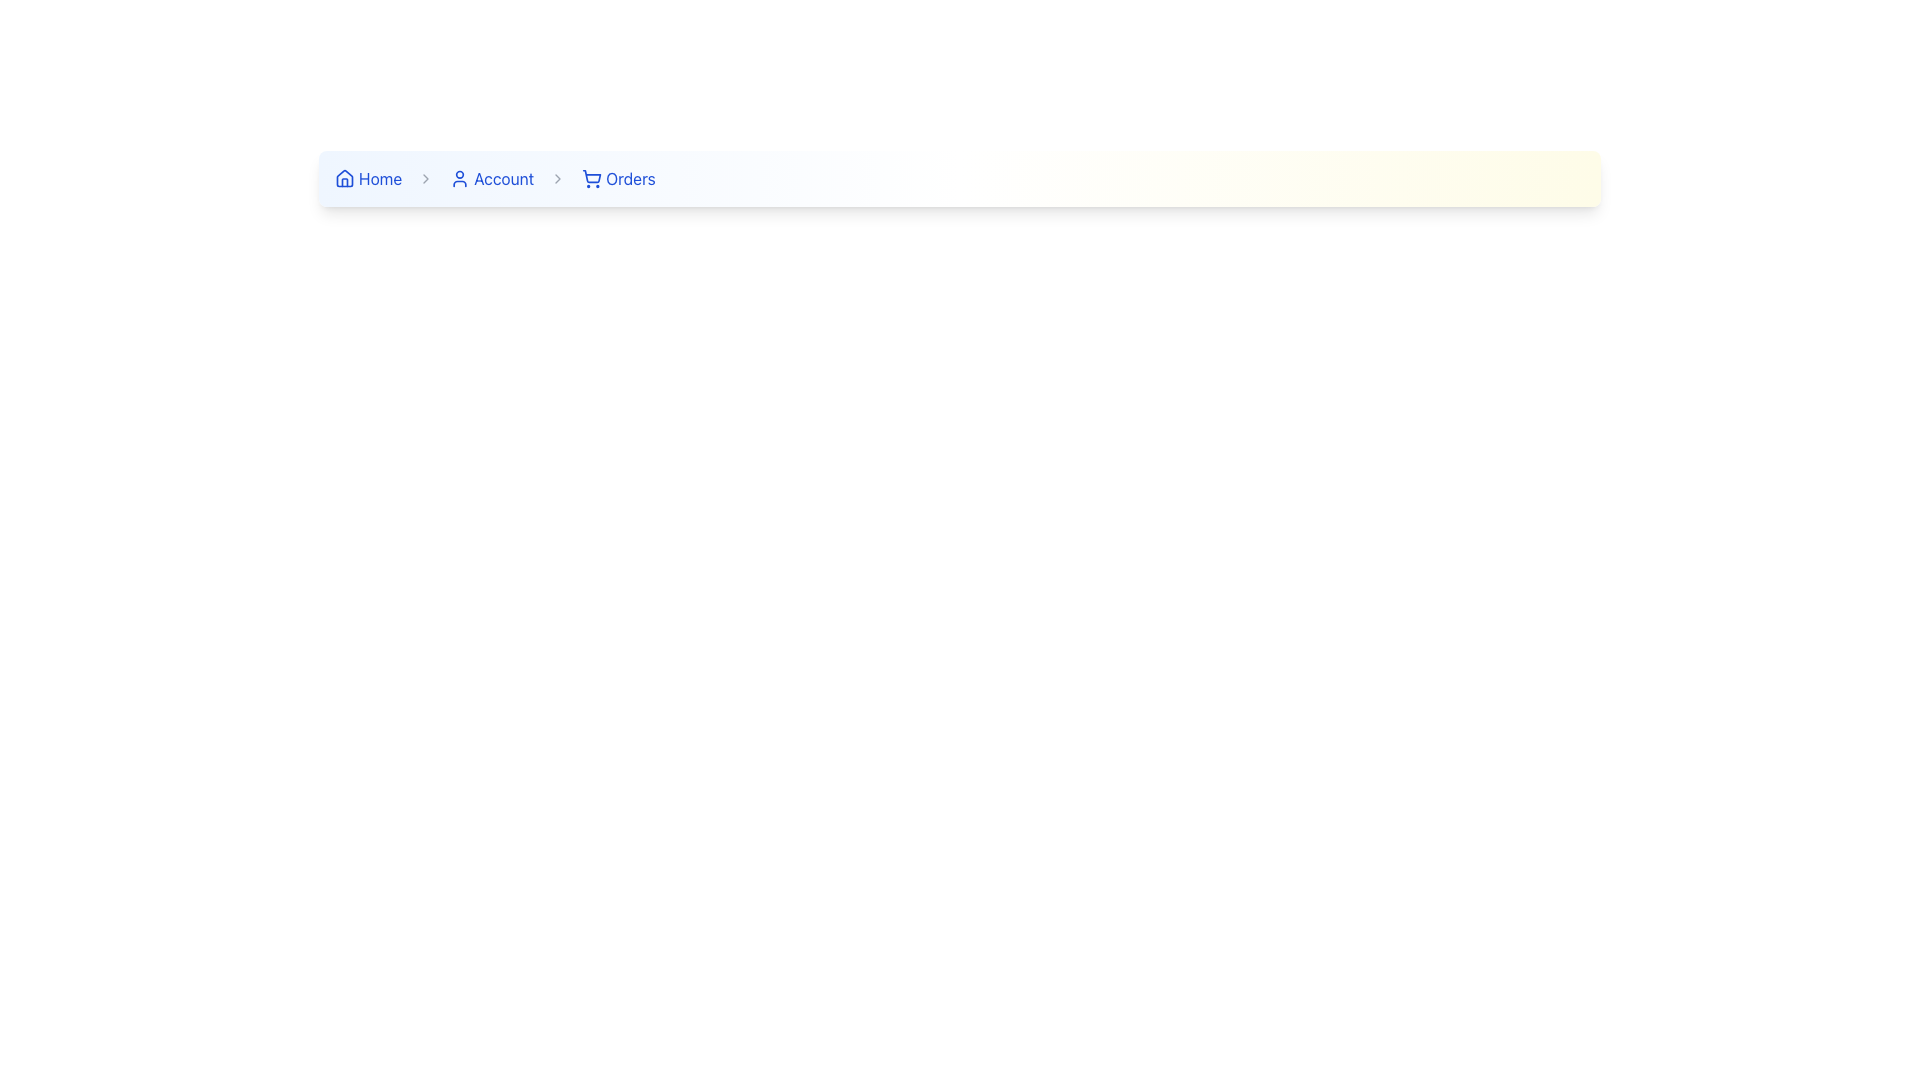 The height and width of the screenshot is (1080, 1920). I want to click on the 'Home' text label within the hyperlink in the breadcrumb navigation bar, so click(380, 177).